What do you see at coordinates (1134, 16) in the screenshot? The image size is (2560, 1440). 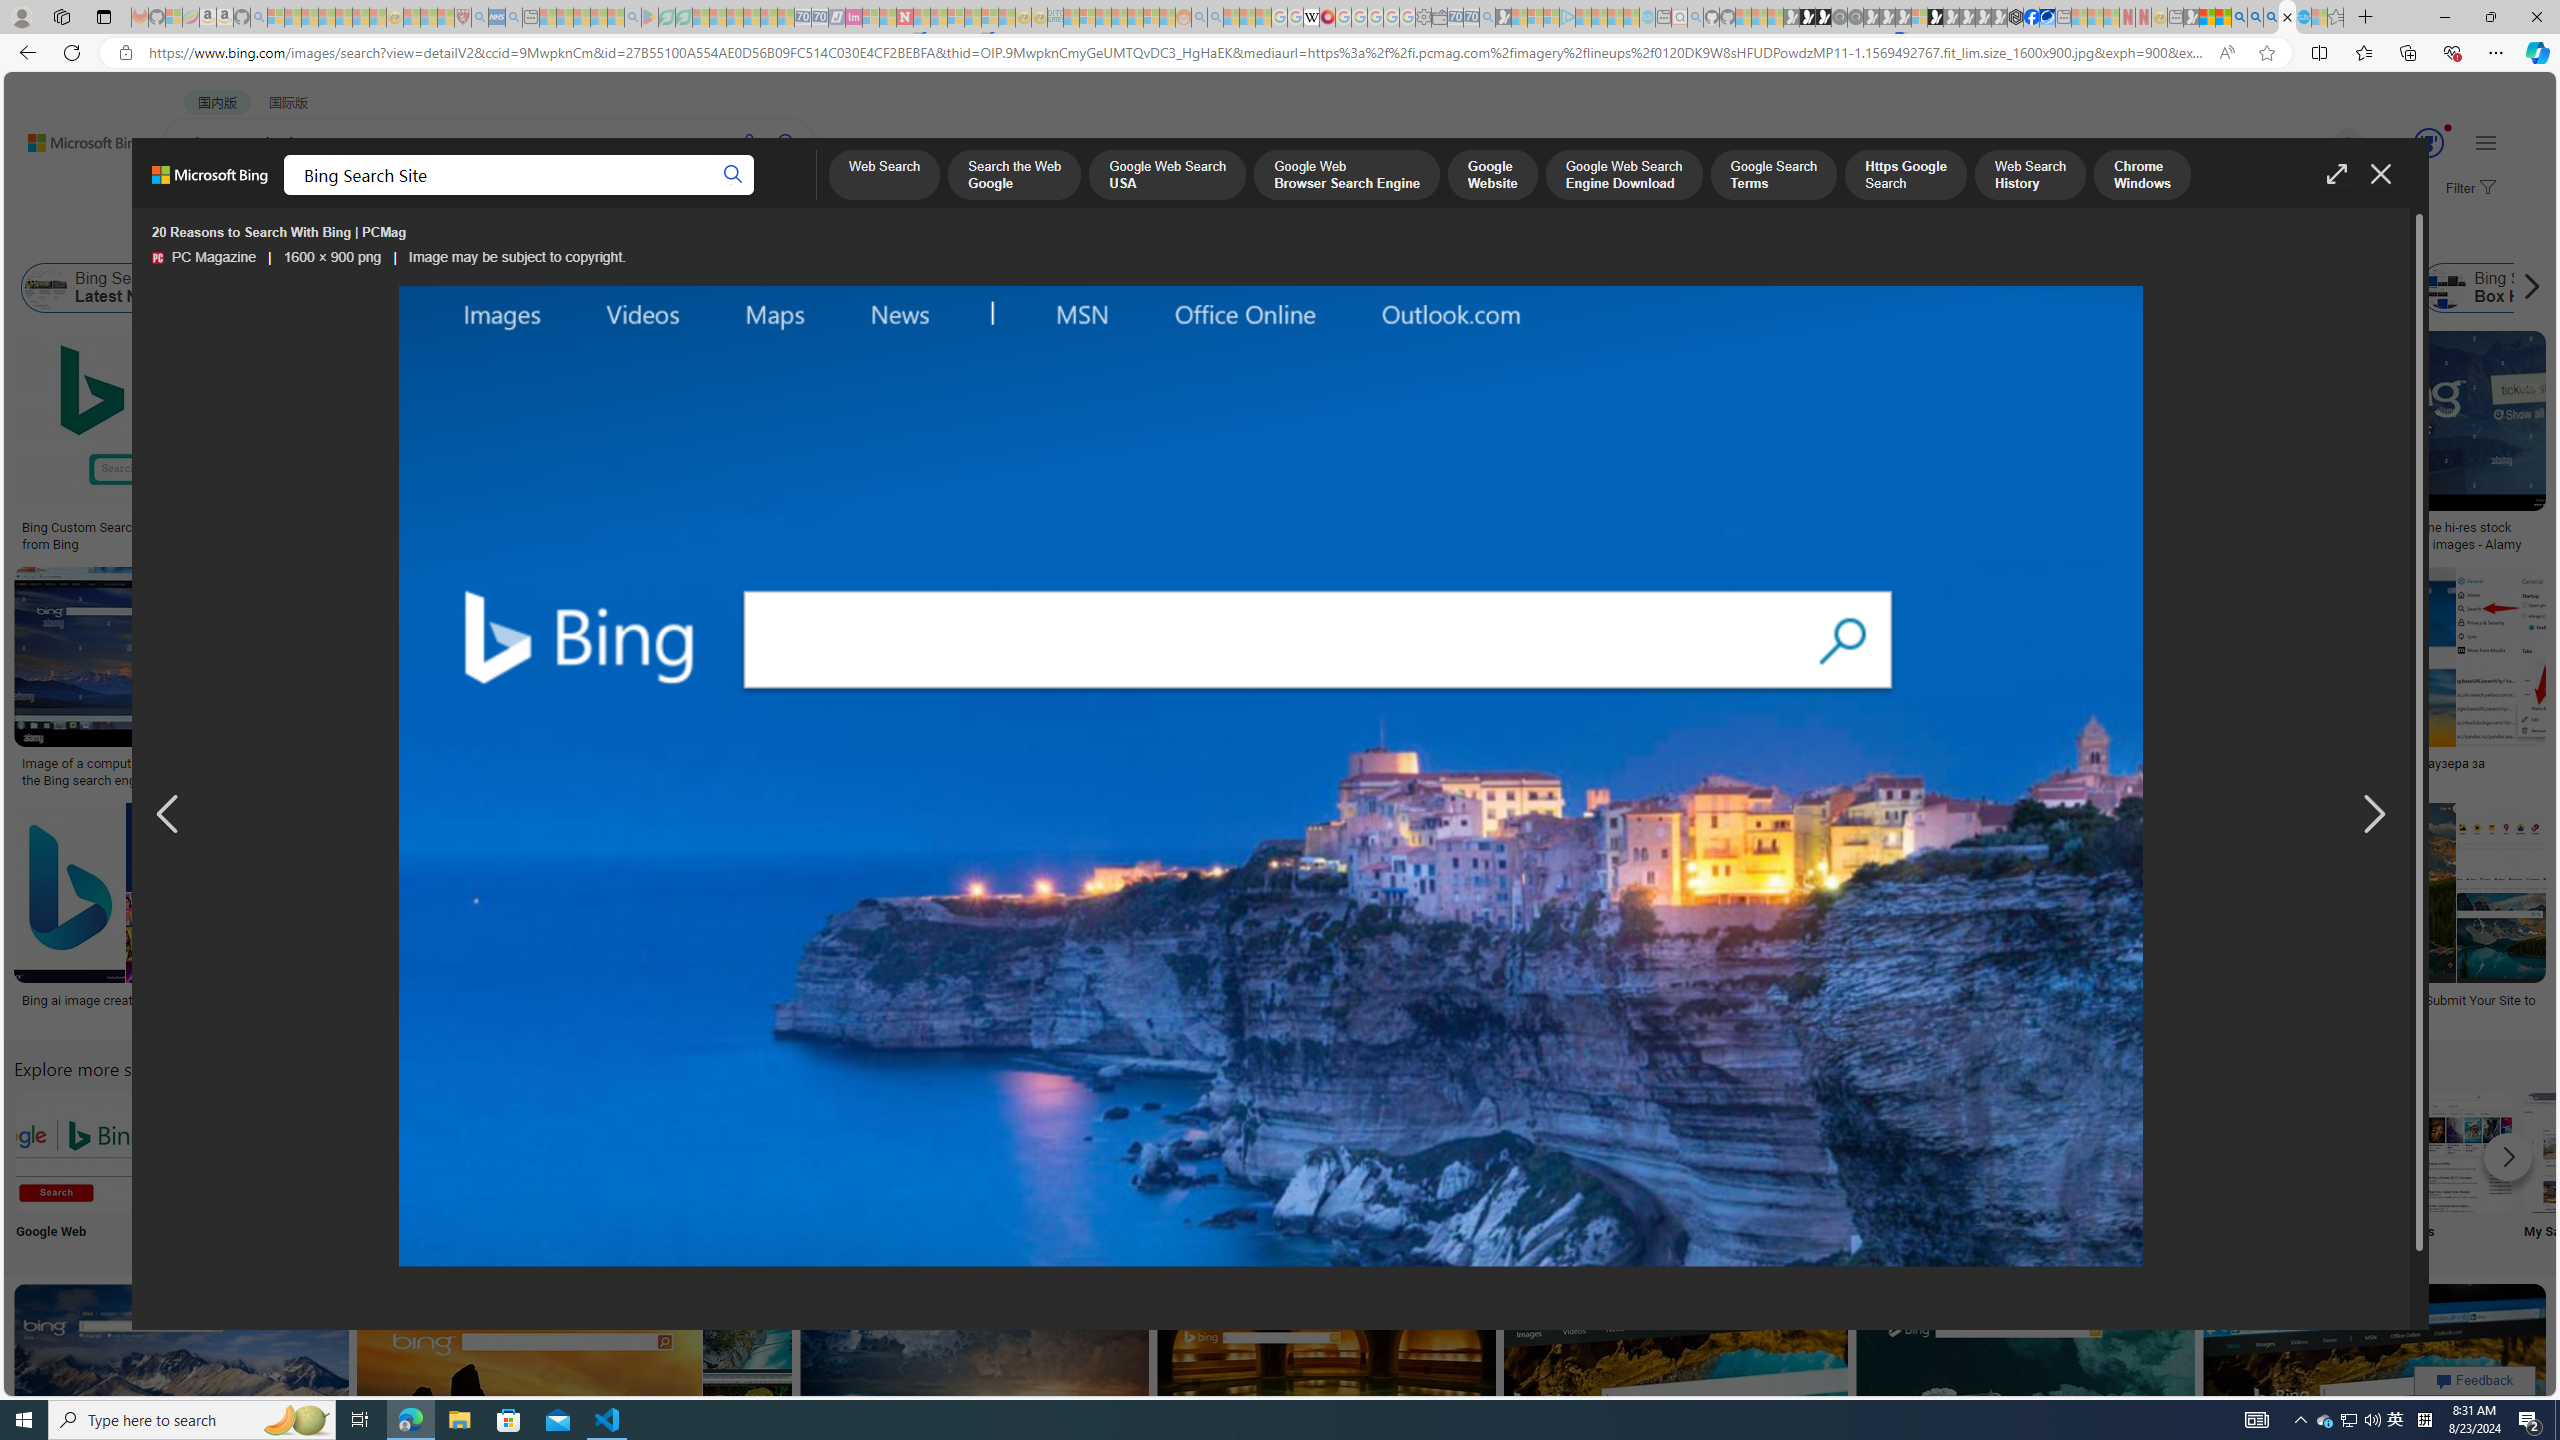 I see `'Kinda Frugal - MSN - Sleeping'` at bounding box center [1134, 16].